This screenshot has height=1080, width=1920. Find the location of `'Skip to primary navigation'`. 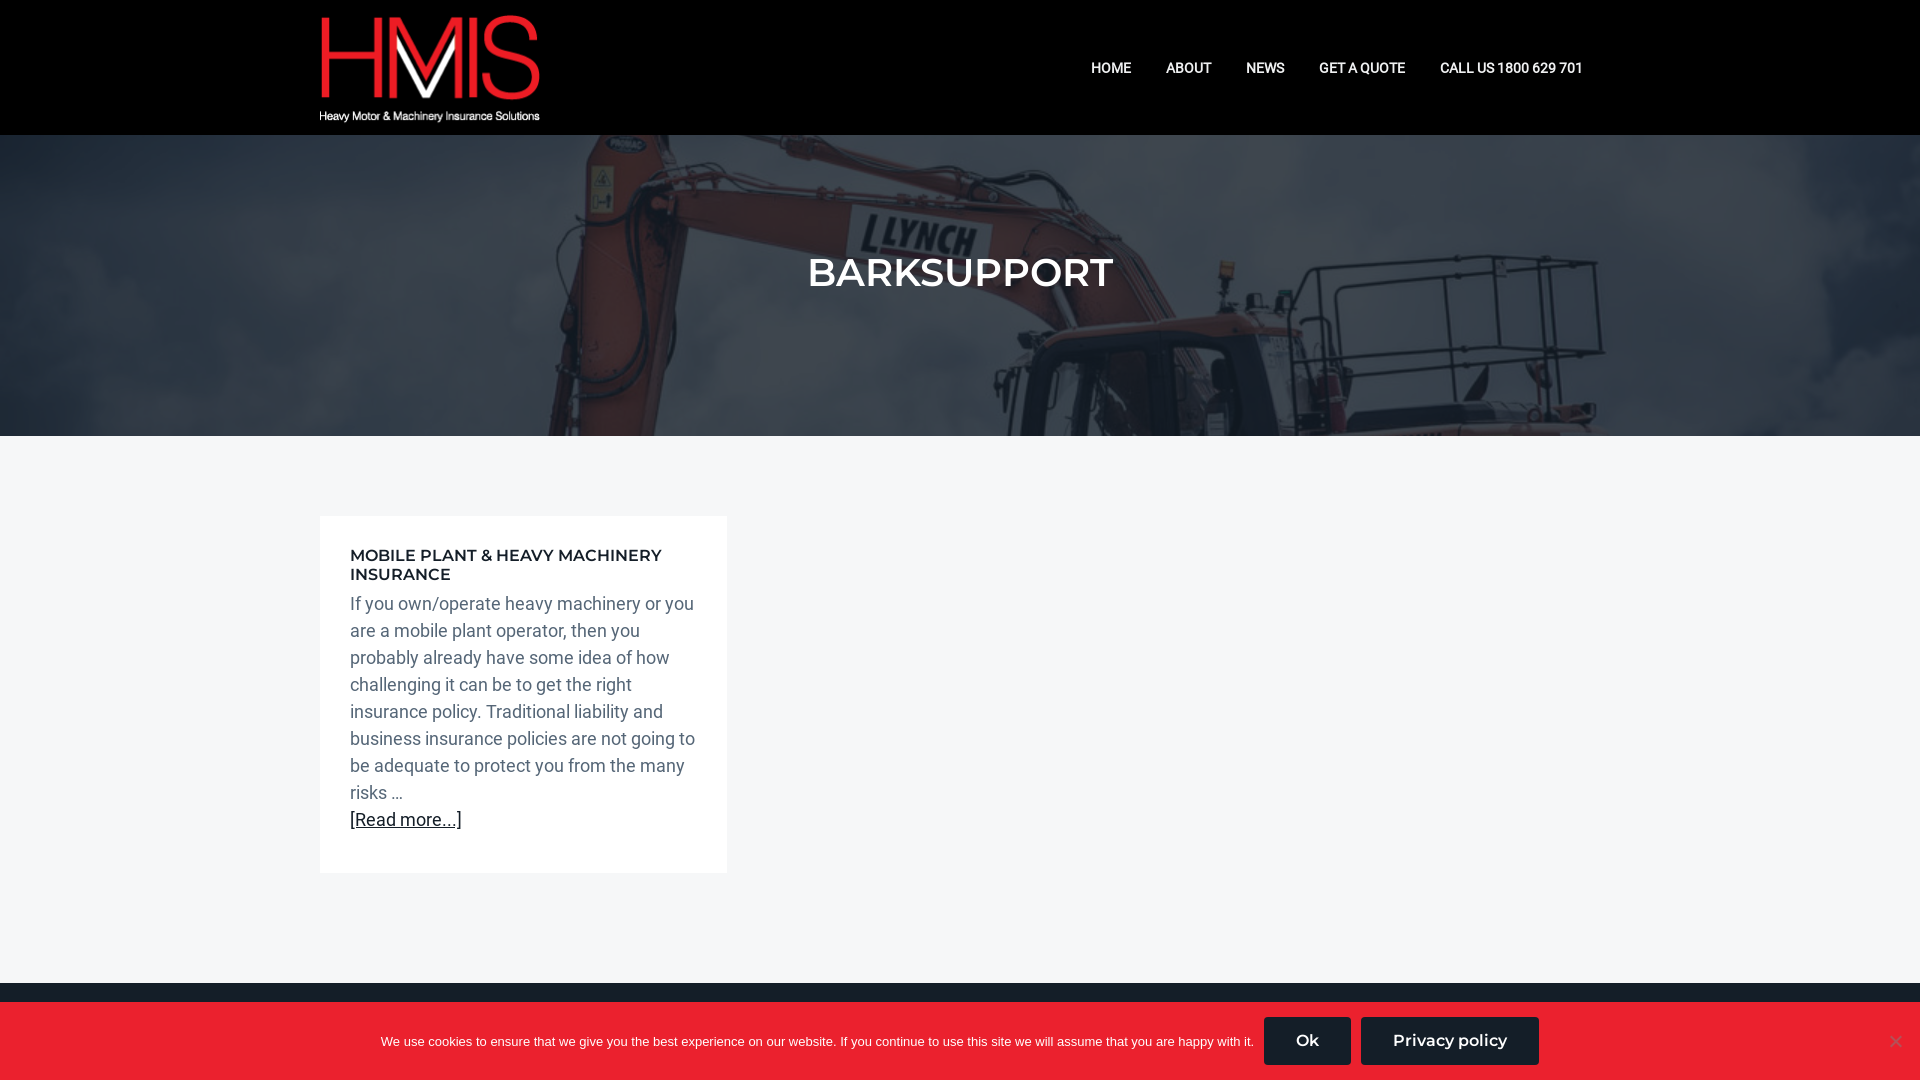

'Skip to primary navigation' is located at coordinates (0, 0).